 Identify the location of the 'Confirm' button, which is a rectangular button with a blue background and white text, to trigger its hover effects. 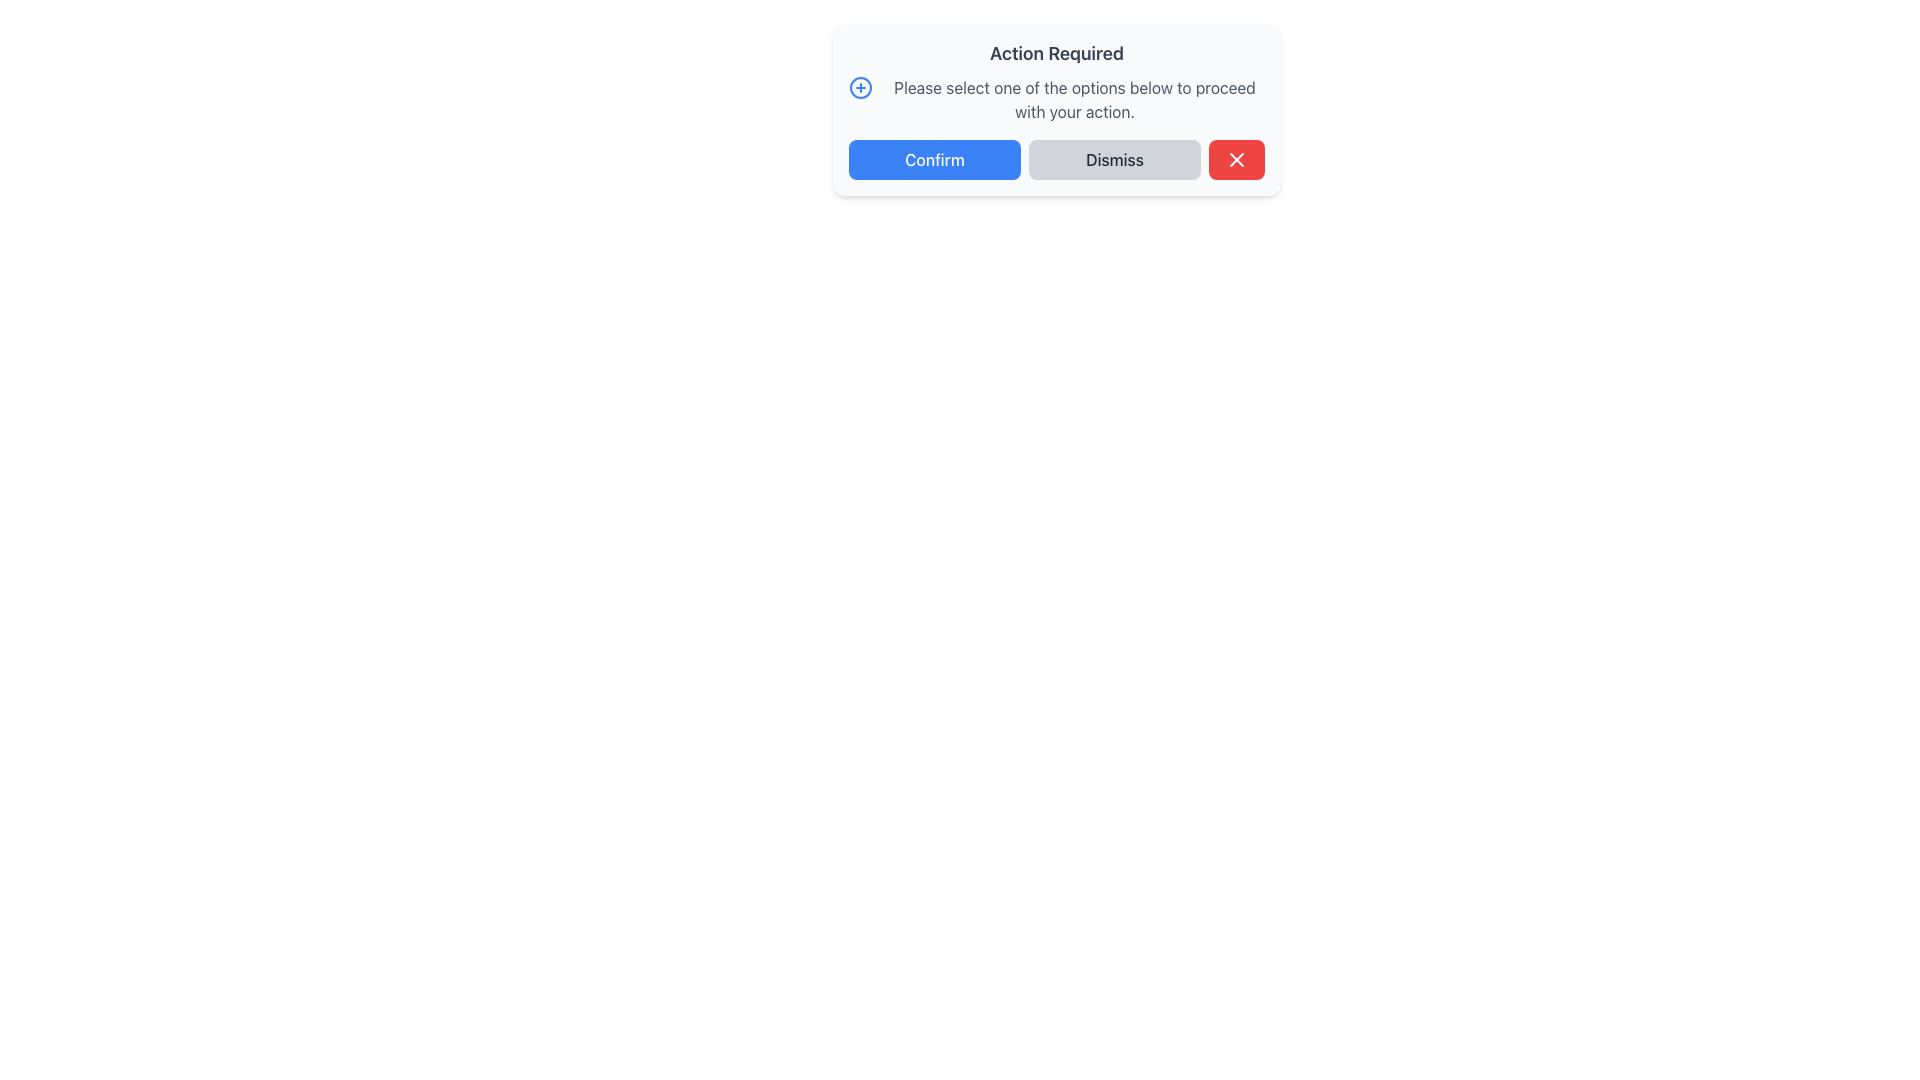
(934, 158).